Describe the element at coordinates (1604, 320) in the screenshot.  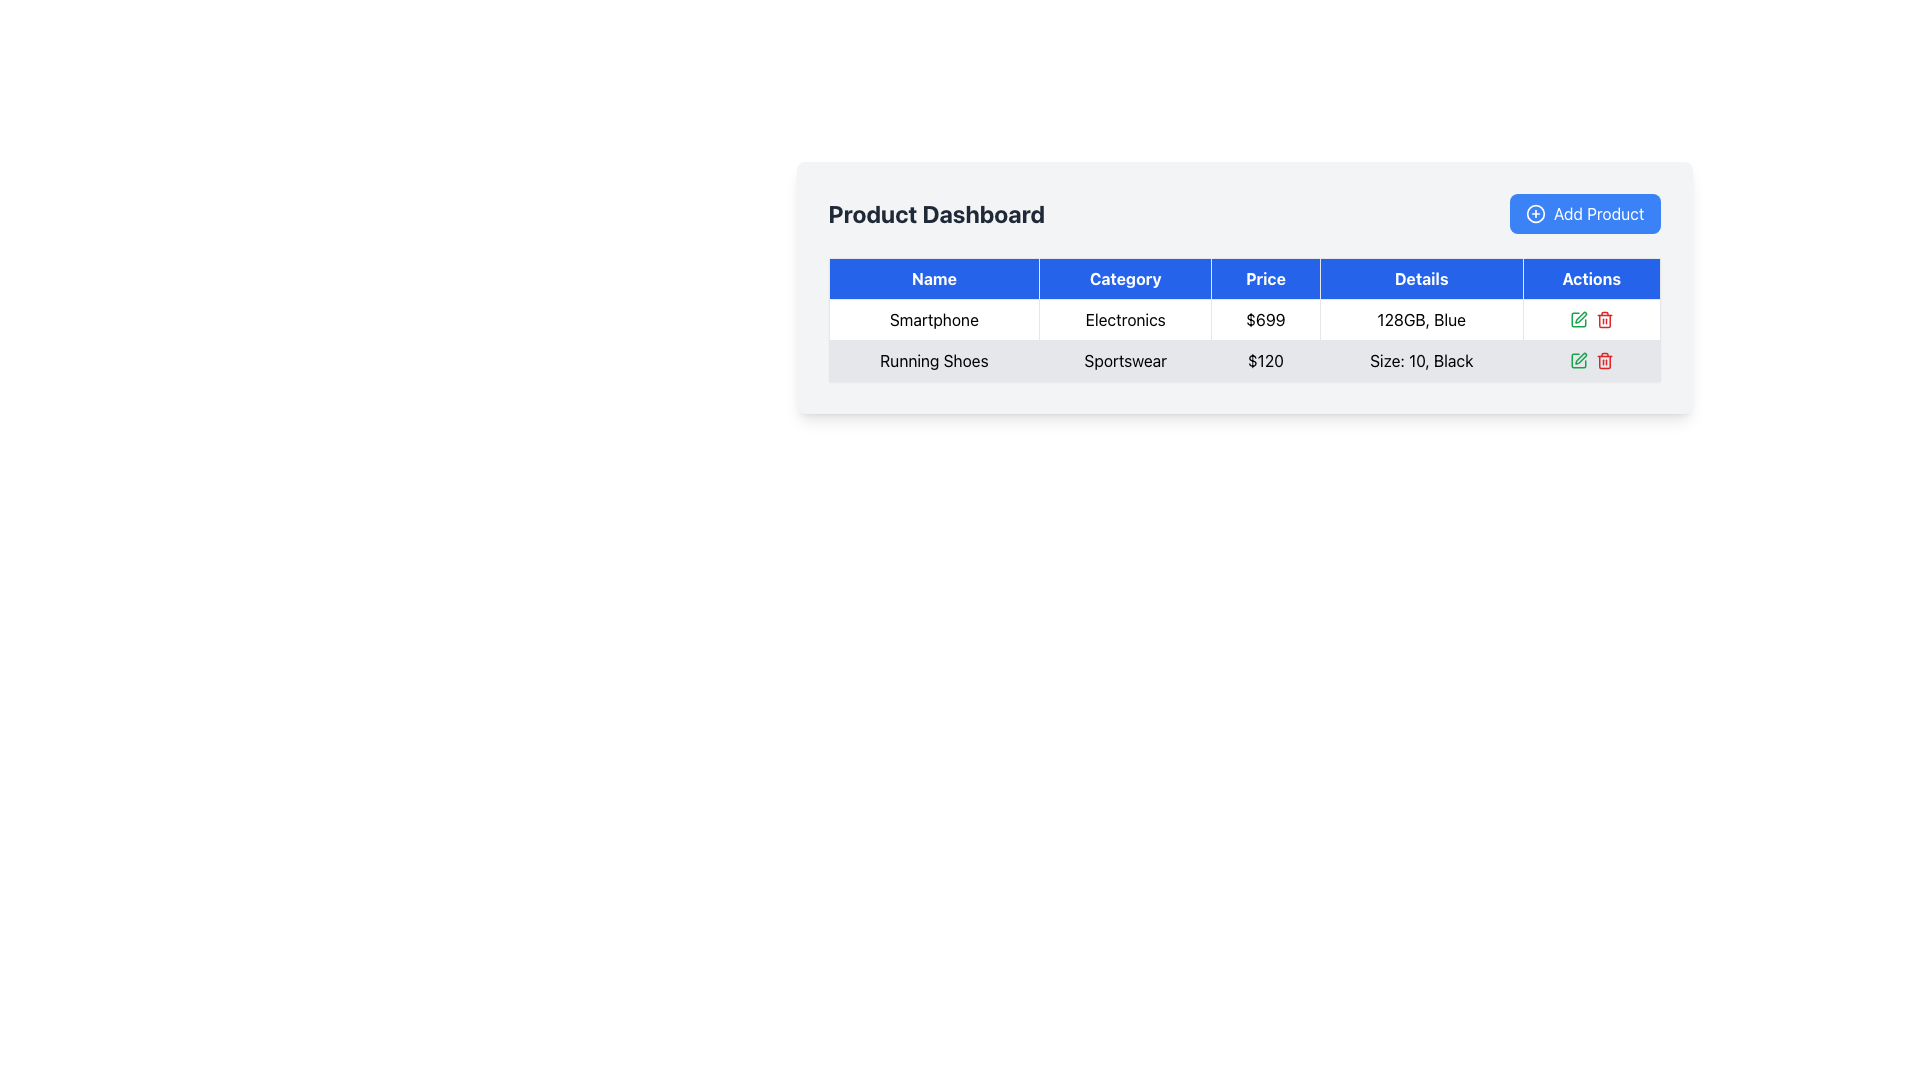
I see `the red-colored trash icon within the SVG icon in the 'Actions' column of the last row` at that location.